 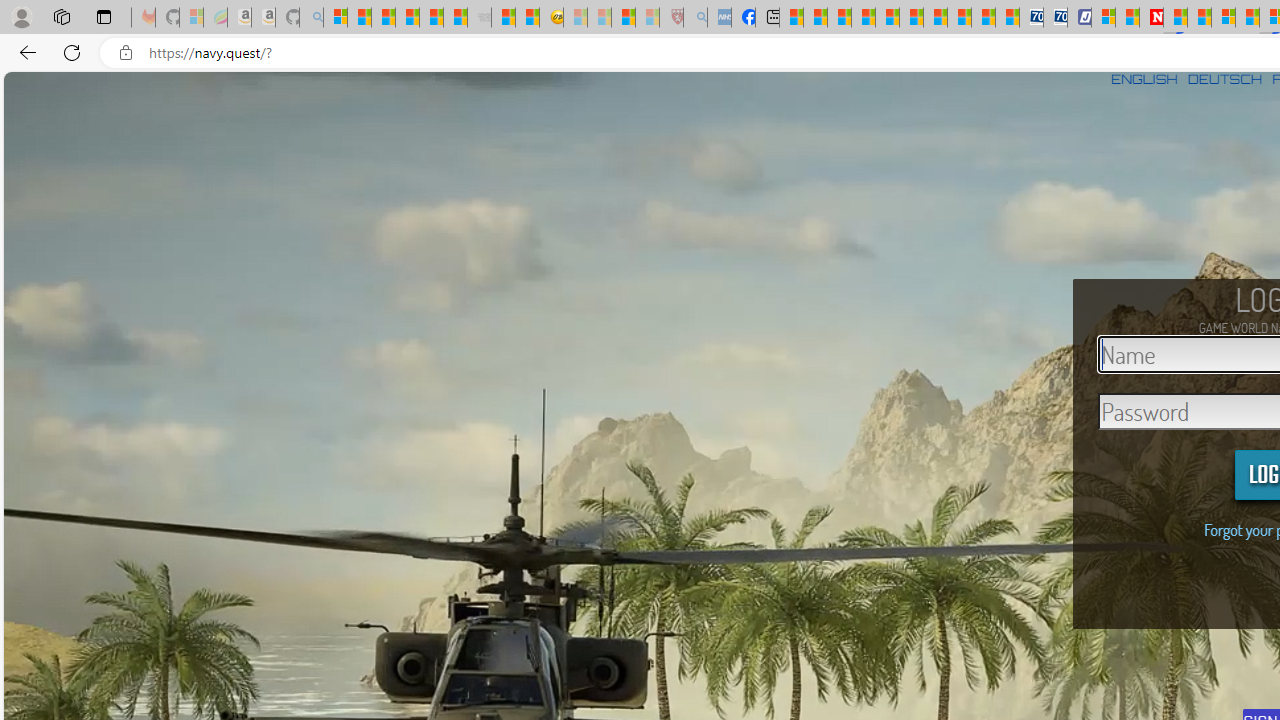 I want to click on '12 Popular Science Lies that Must be Corrected - Sleeping', so click(x=647, y=17).